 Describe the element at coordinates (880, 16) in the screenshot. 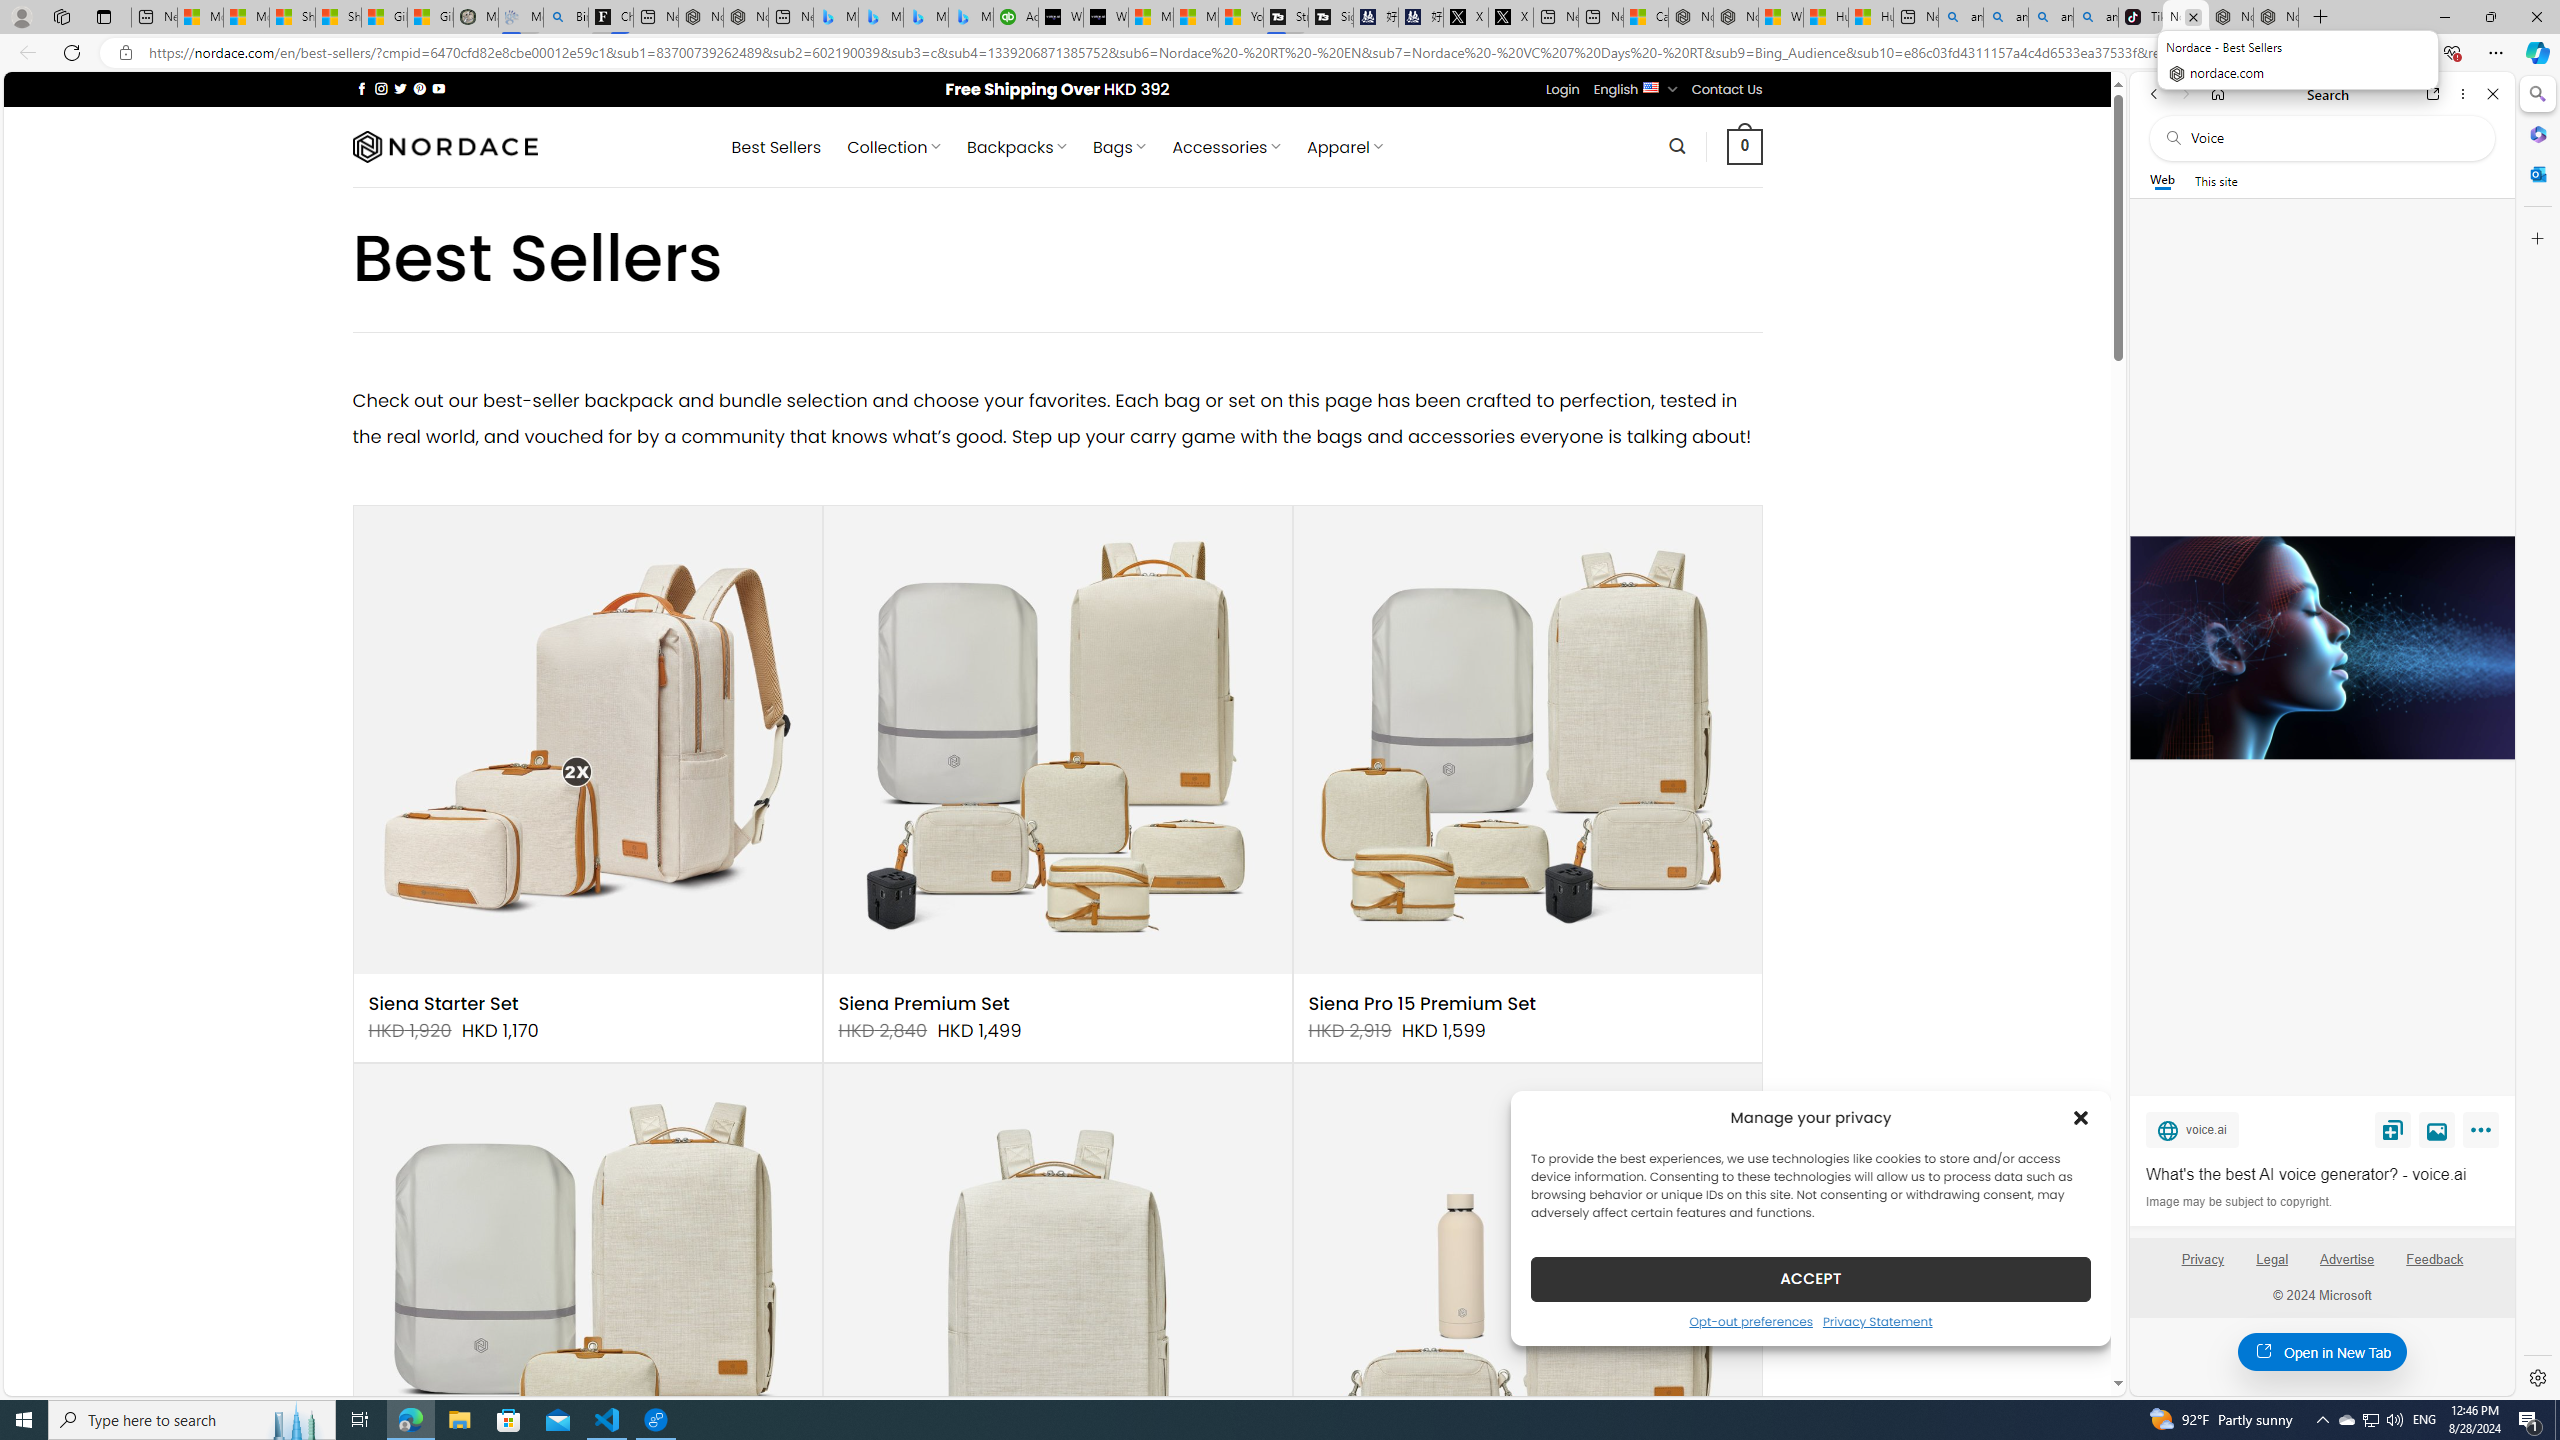

I see `'Microsoft Bing Travel - Stays in Bangkok, Bangkok, Thailand'` at that location.